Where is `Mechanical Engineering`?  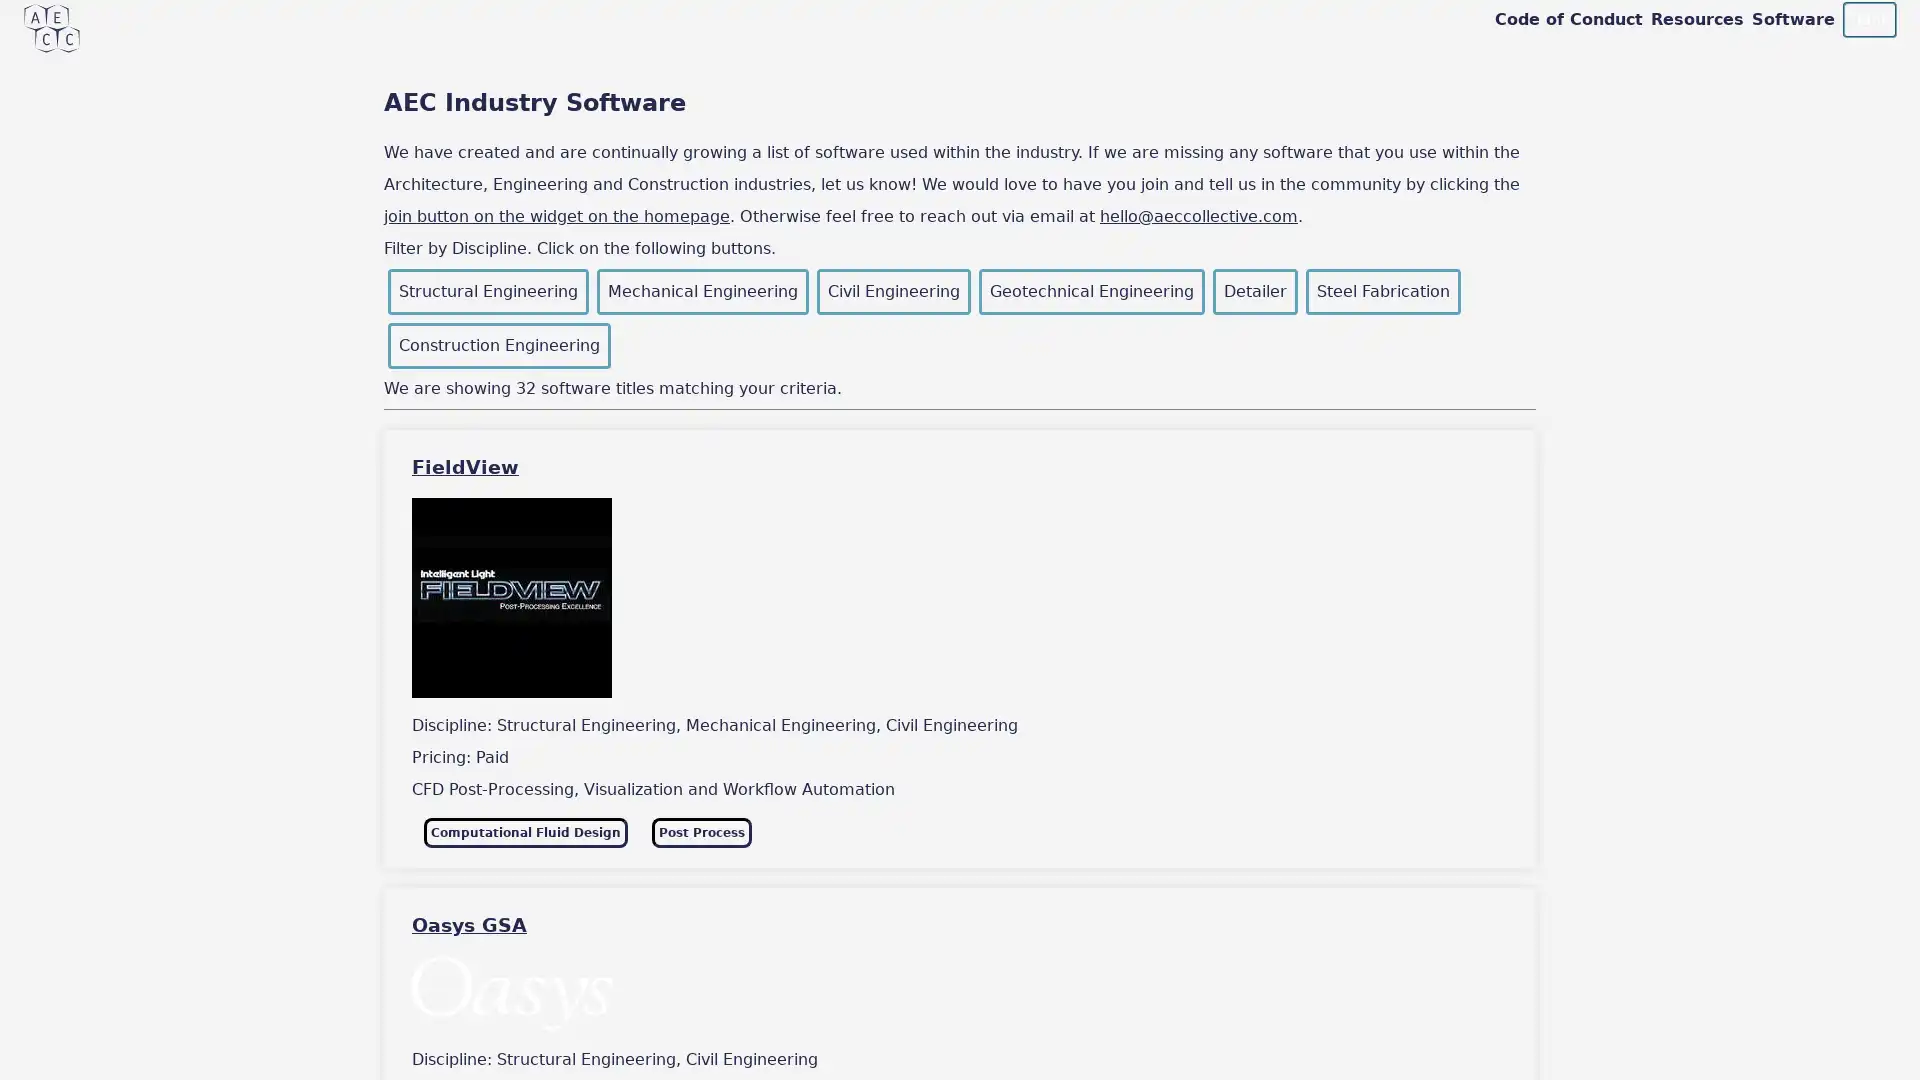 Mechanical Engineering is located at coordinates (702, 292).